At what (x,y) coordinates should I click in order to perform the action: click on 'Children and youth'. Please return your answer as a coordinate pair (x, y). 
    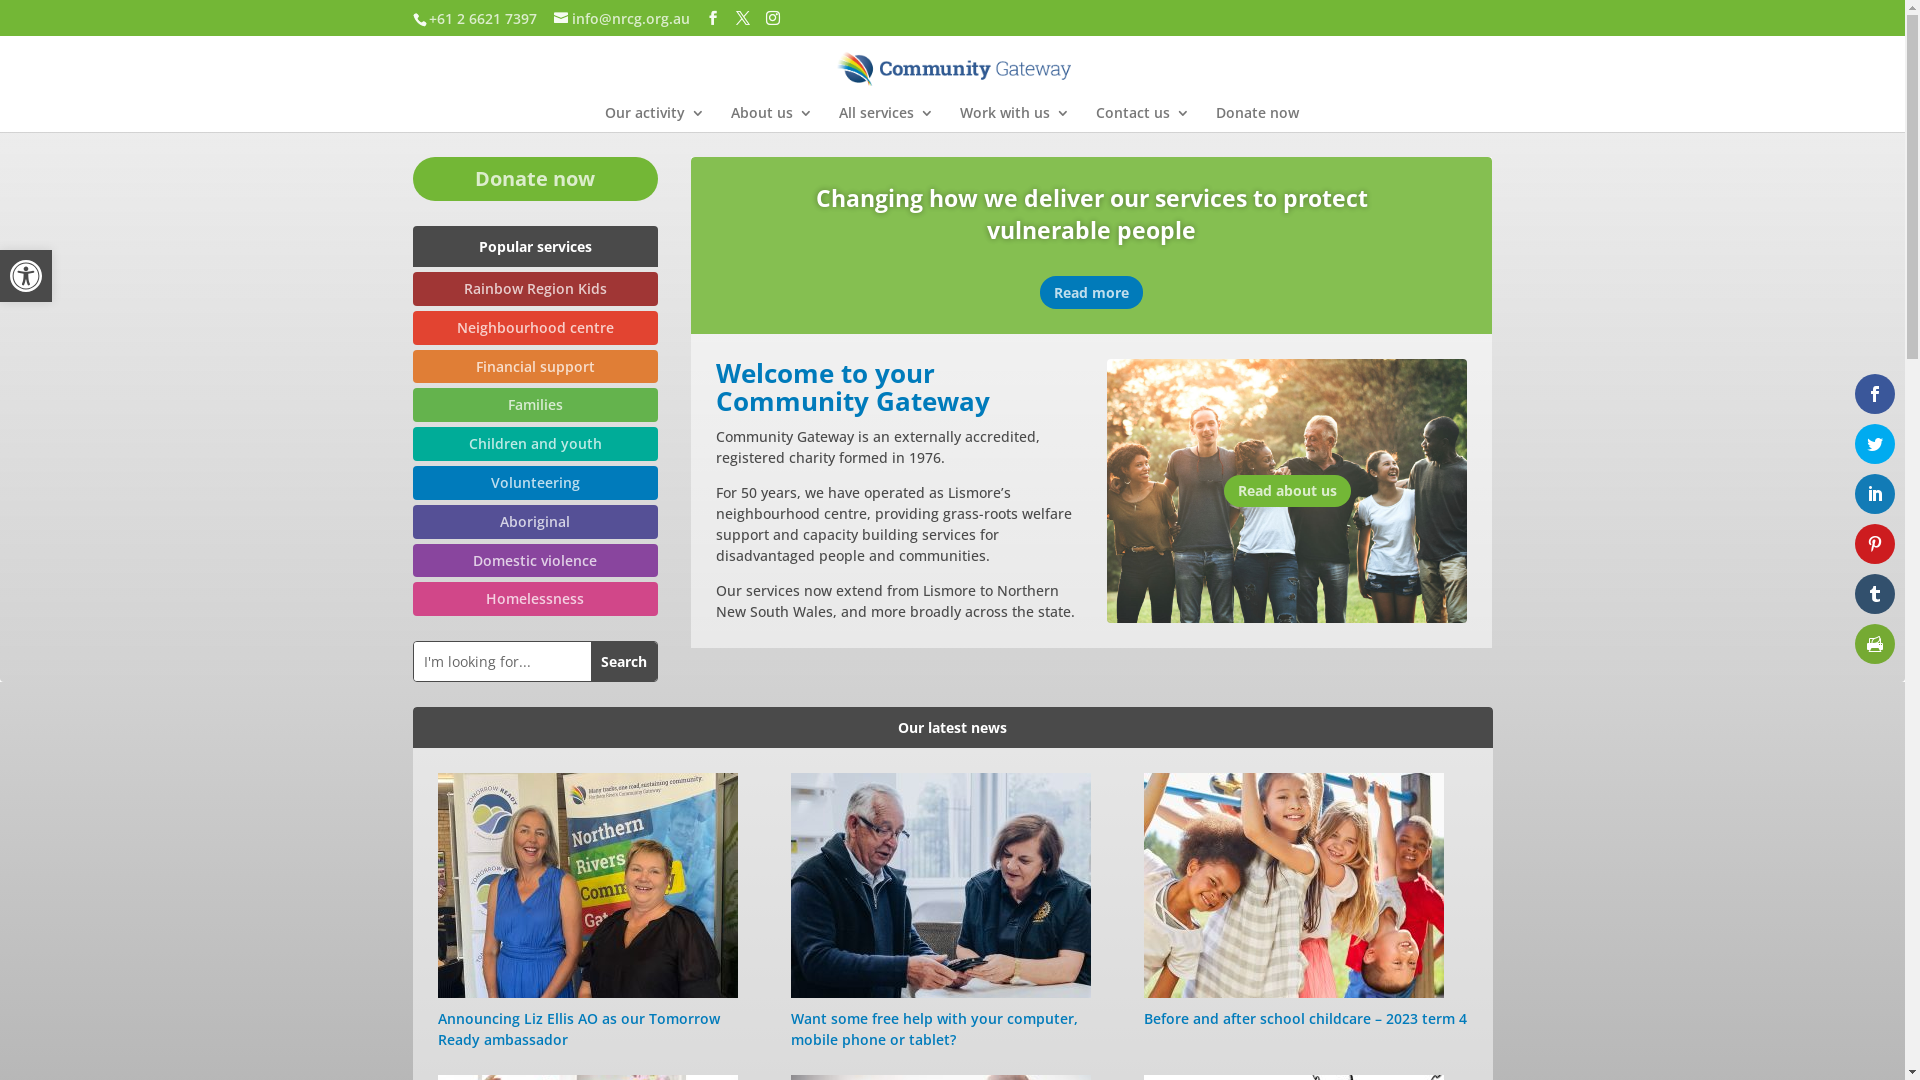
    Looking at the image, I should click on (534, 442).